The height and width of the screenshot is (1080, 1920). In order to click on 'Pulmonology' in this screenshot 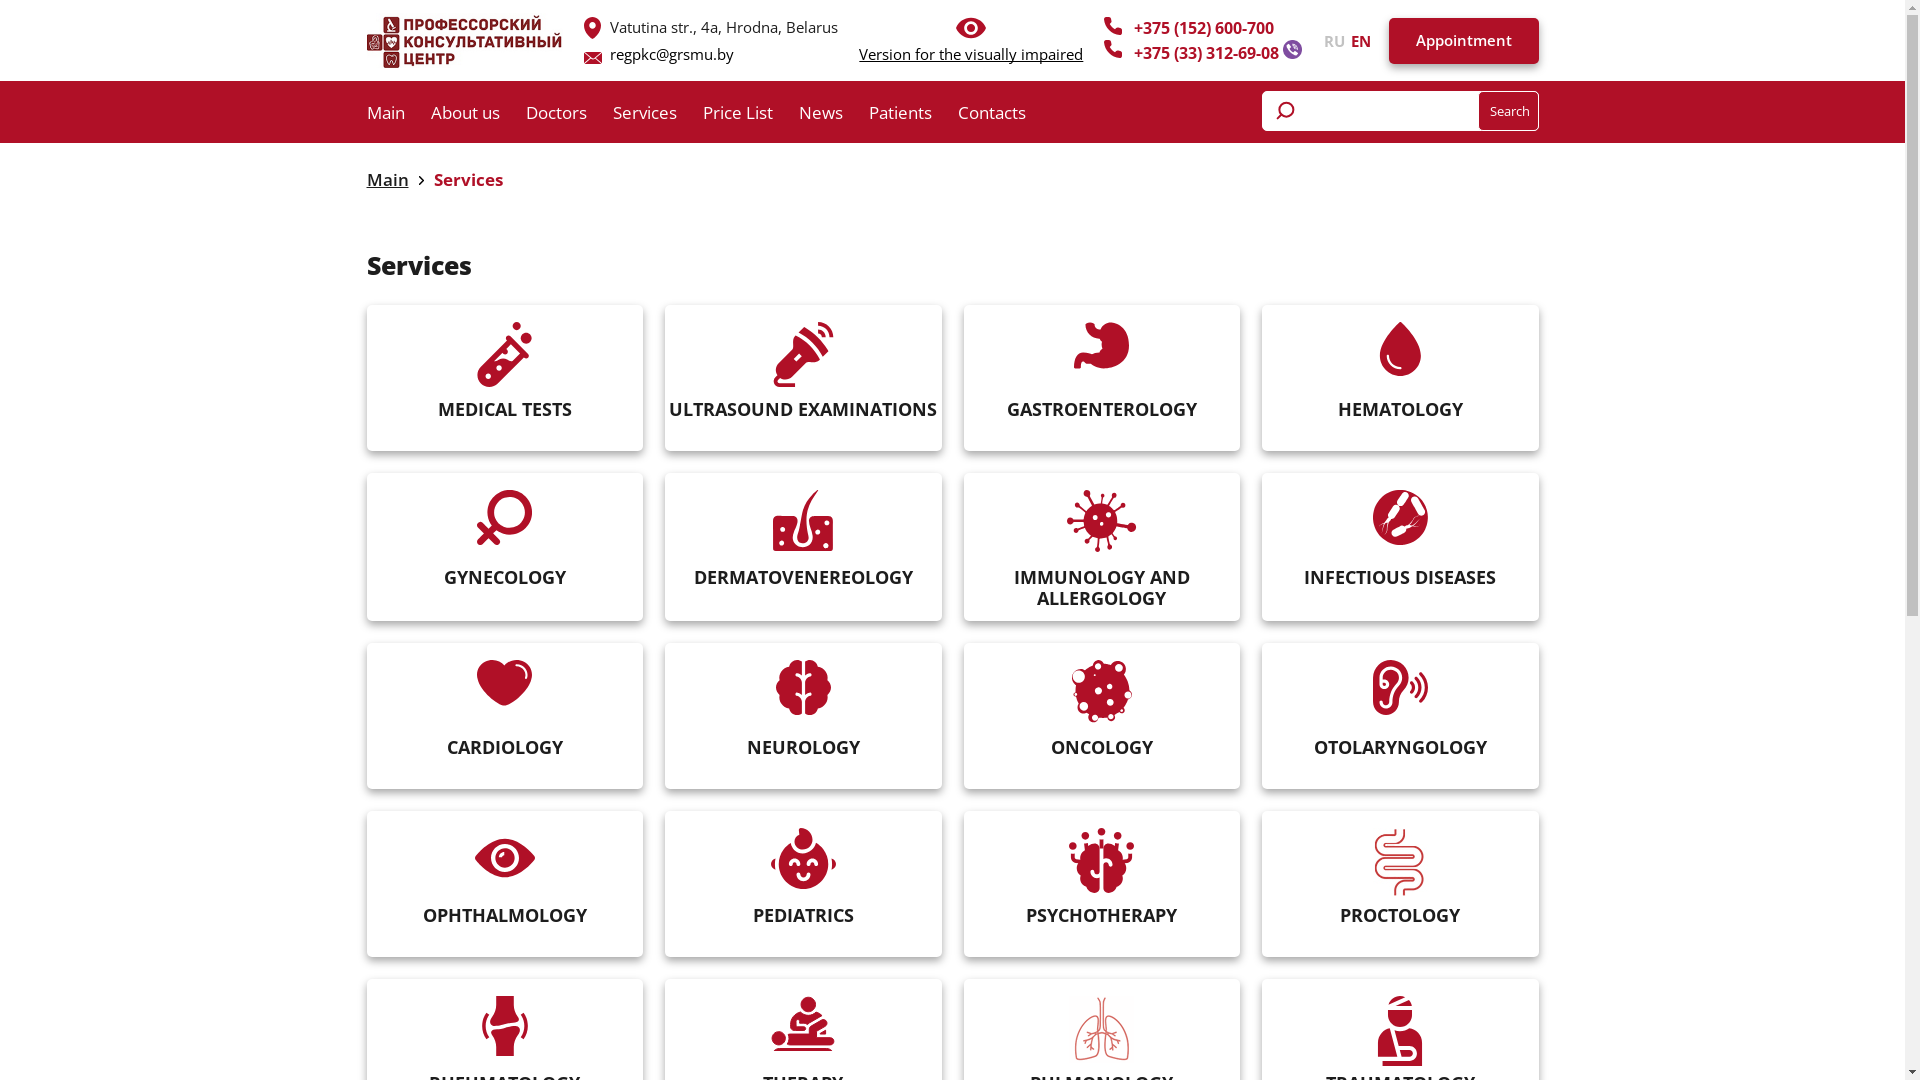, I will do `click(1068, 1029)`.